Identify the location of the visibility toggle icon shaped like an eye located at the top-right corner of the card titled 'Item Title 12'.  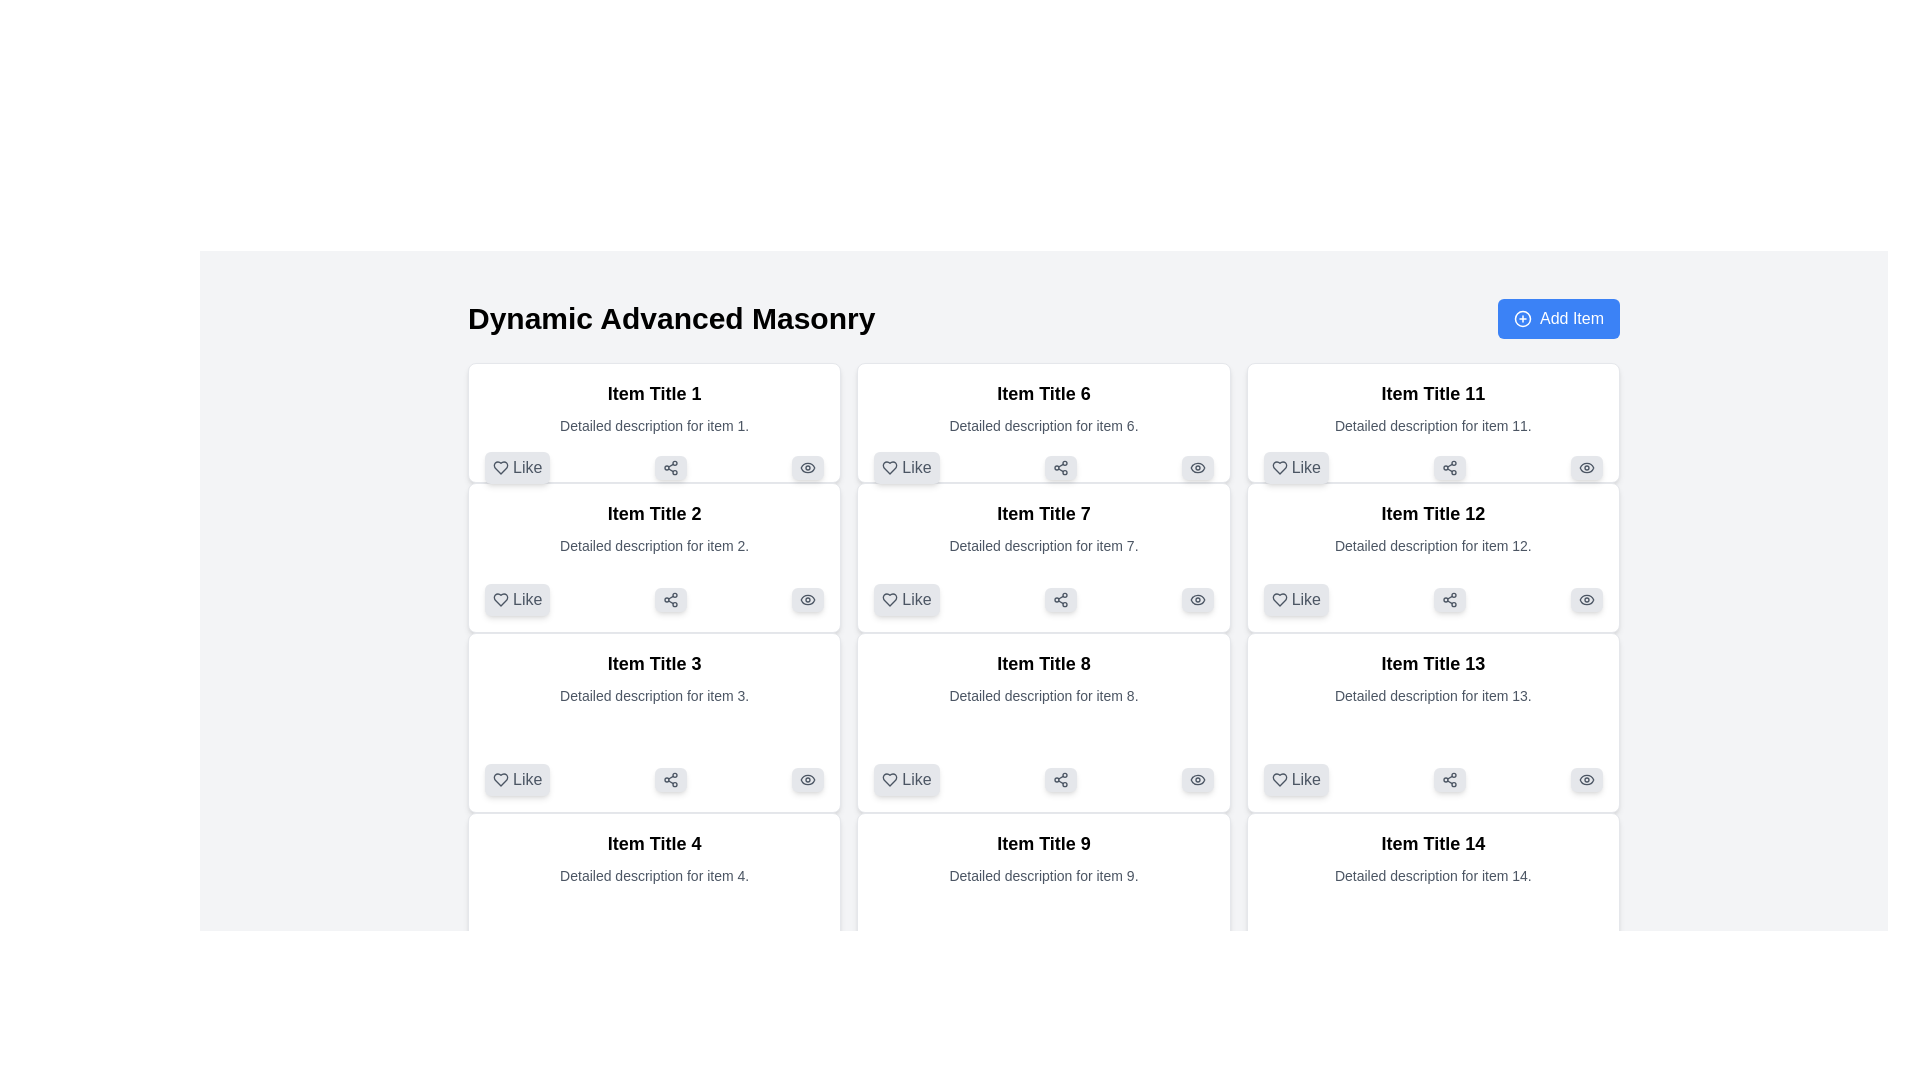
(1586, 599).